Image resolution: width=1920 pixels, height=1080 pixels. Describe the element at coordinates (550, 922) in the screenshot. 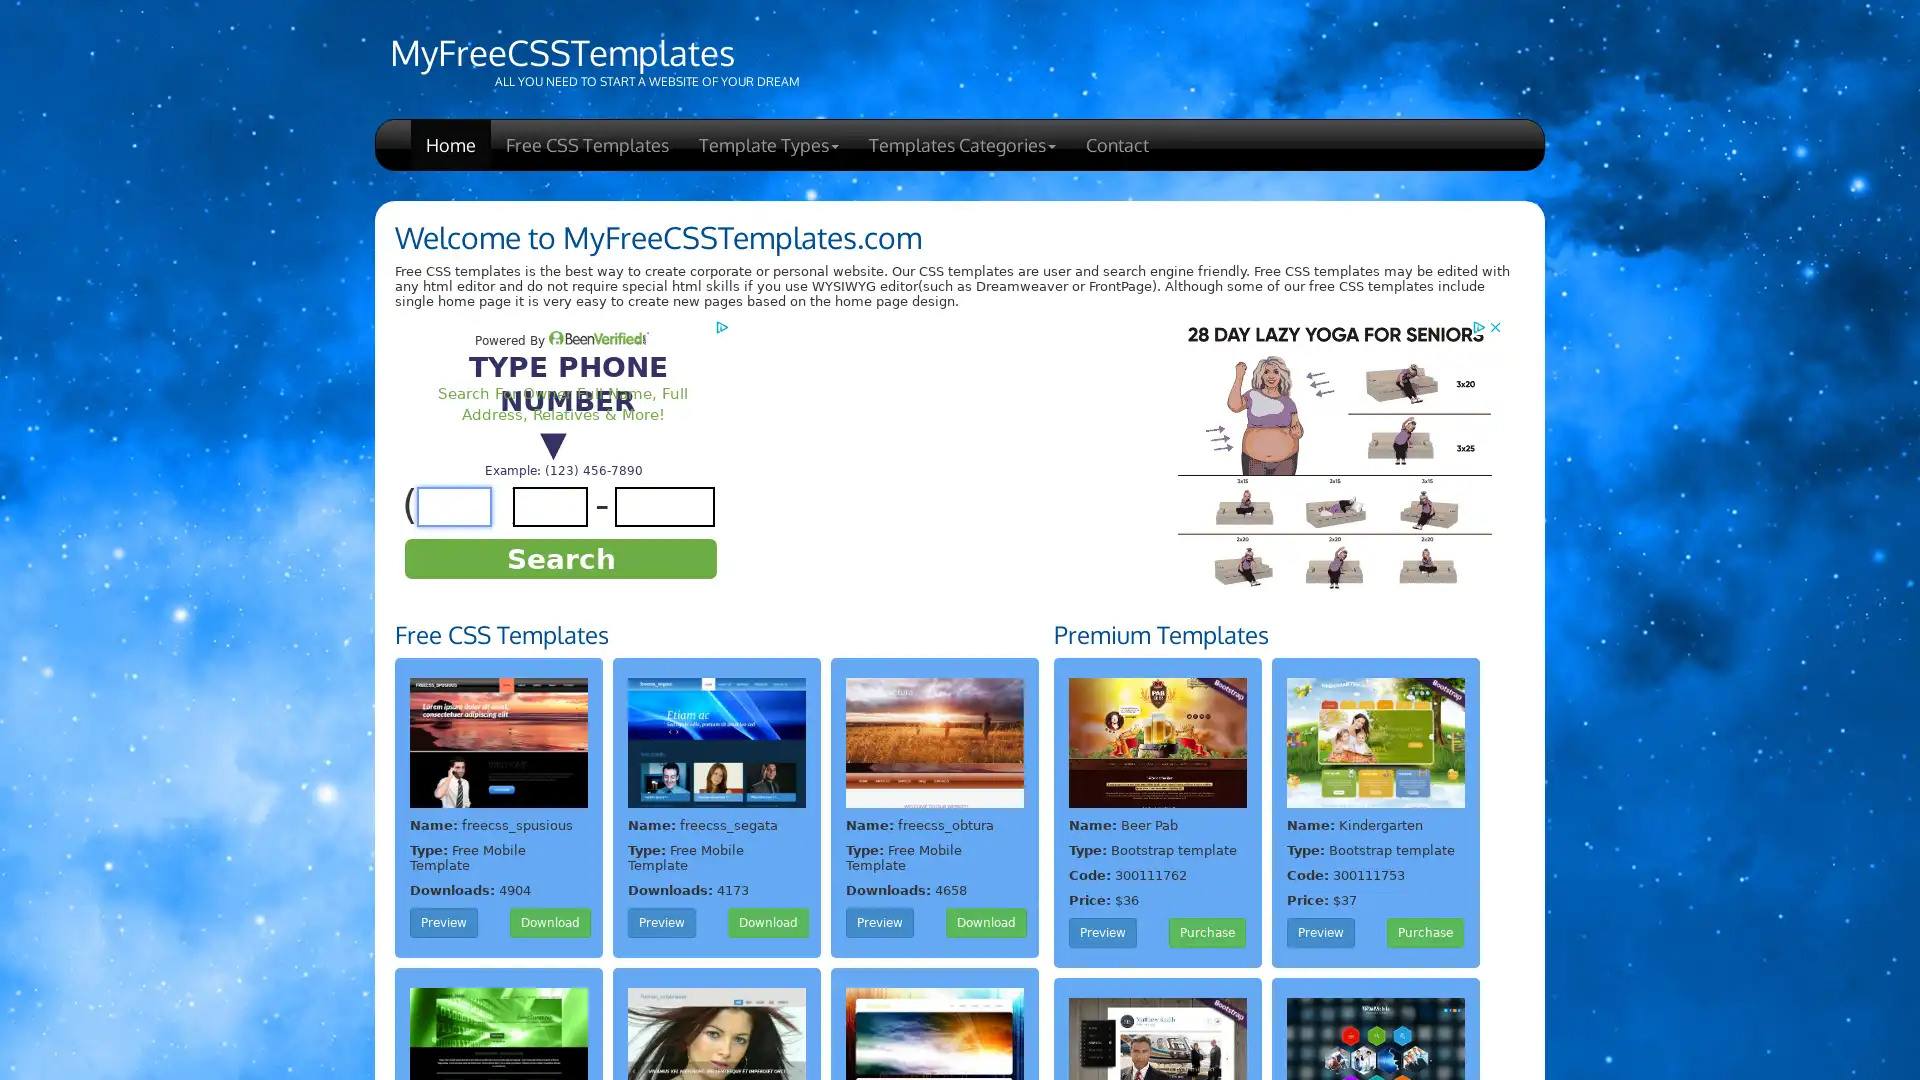

I see `Download` at that location.